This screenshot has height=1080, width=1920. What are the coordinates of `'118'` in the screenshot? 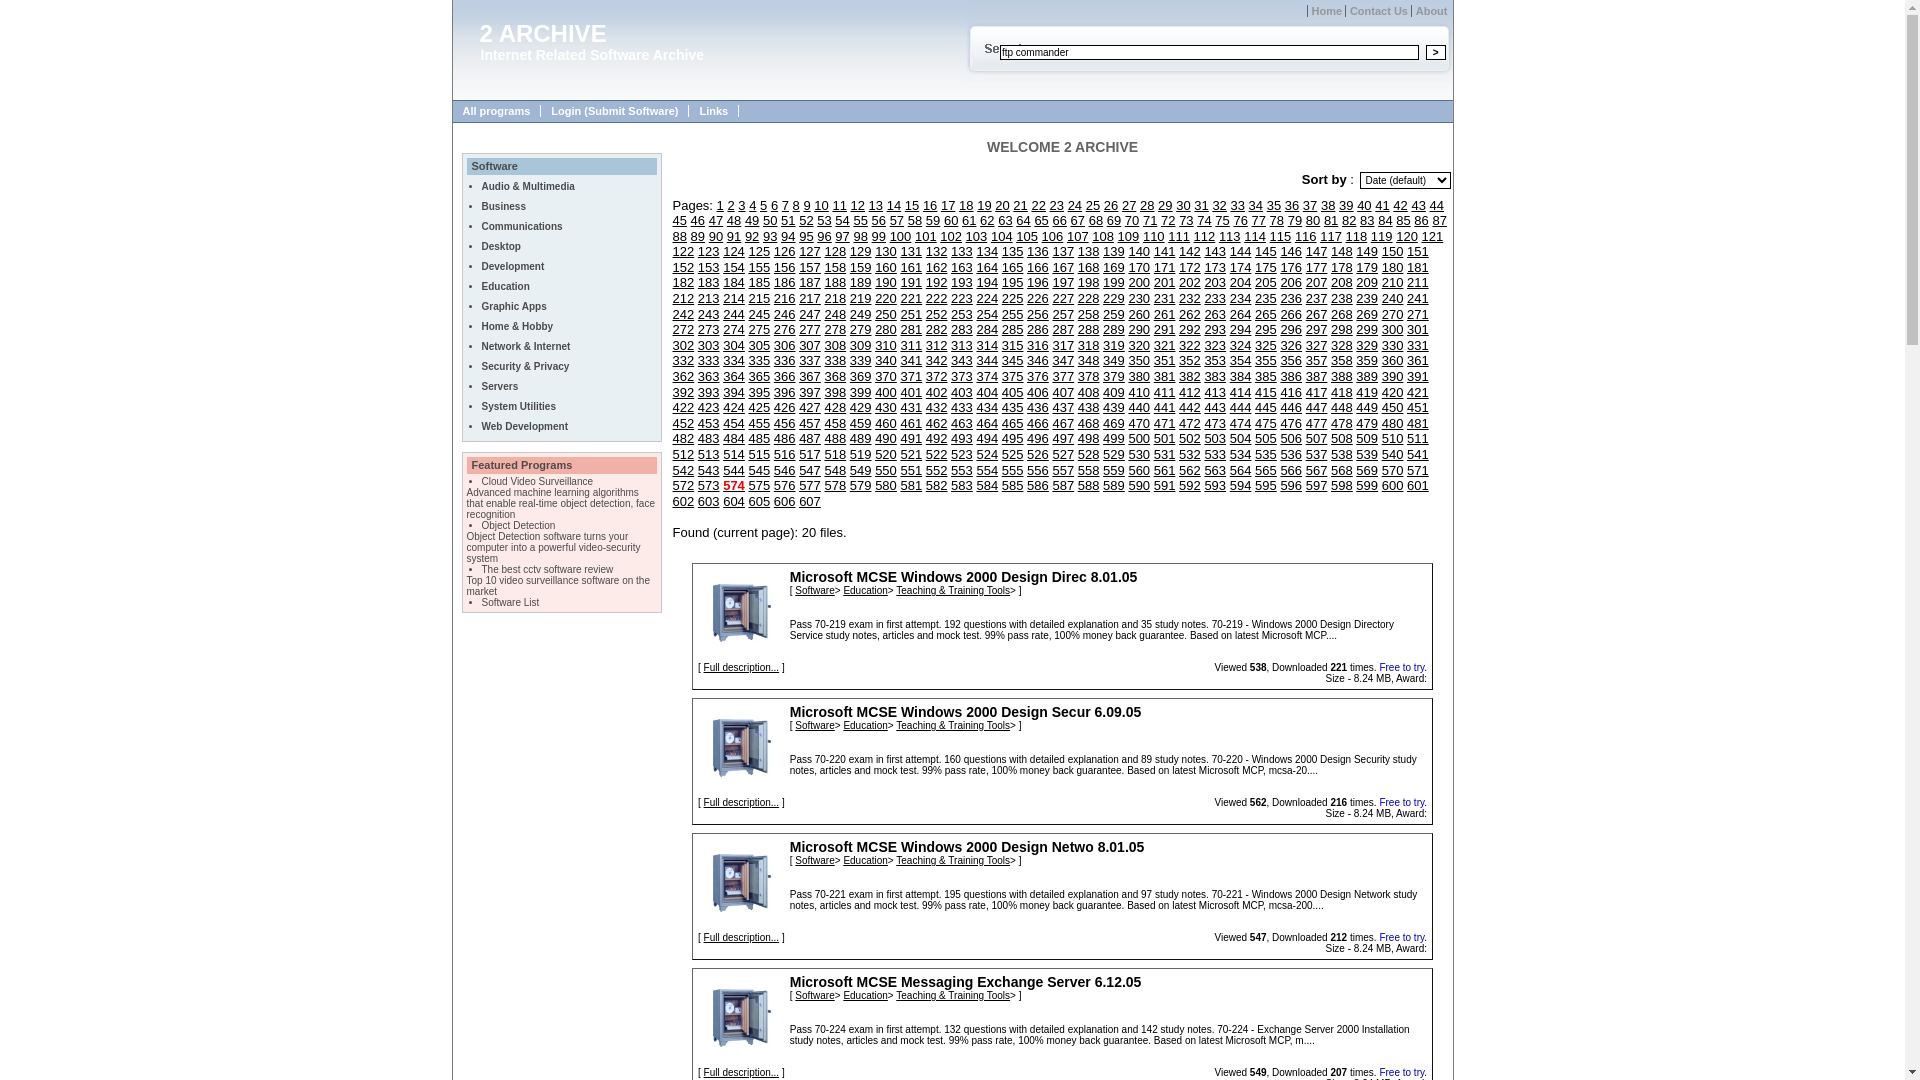 It's located at (1345, 235).